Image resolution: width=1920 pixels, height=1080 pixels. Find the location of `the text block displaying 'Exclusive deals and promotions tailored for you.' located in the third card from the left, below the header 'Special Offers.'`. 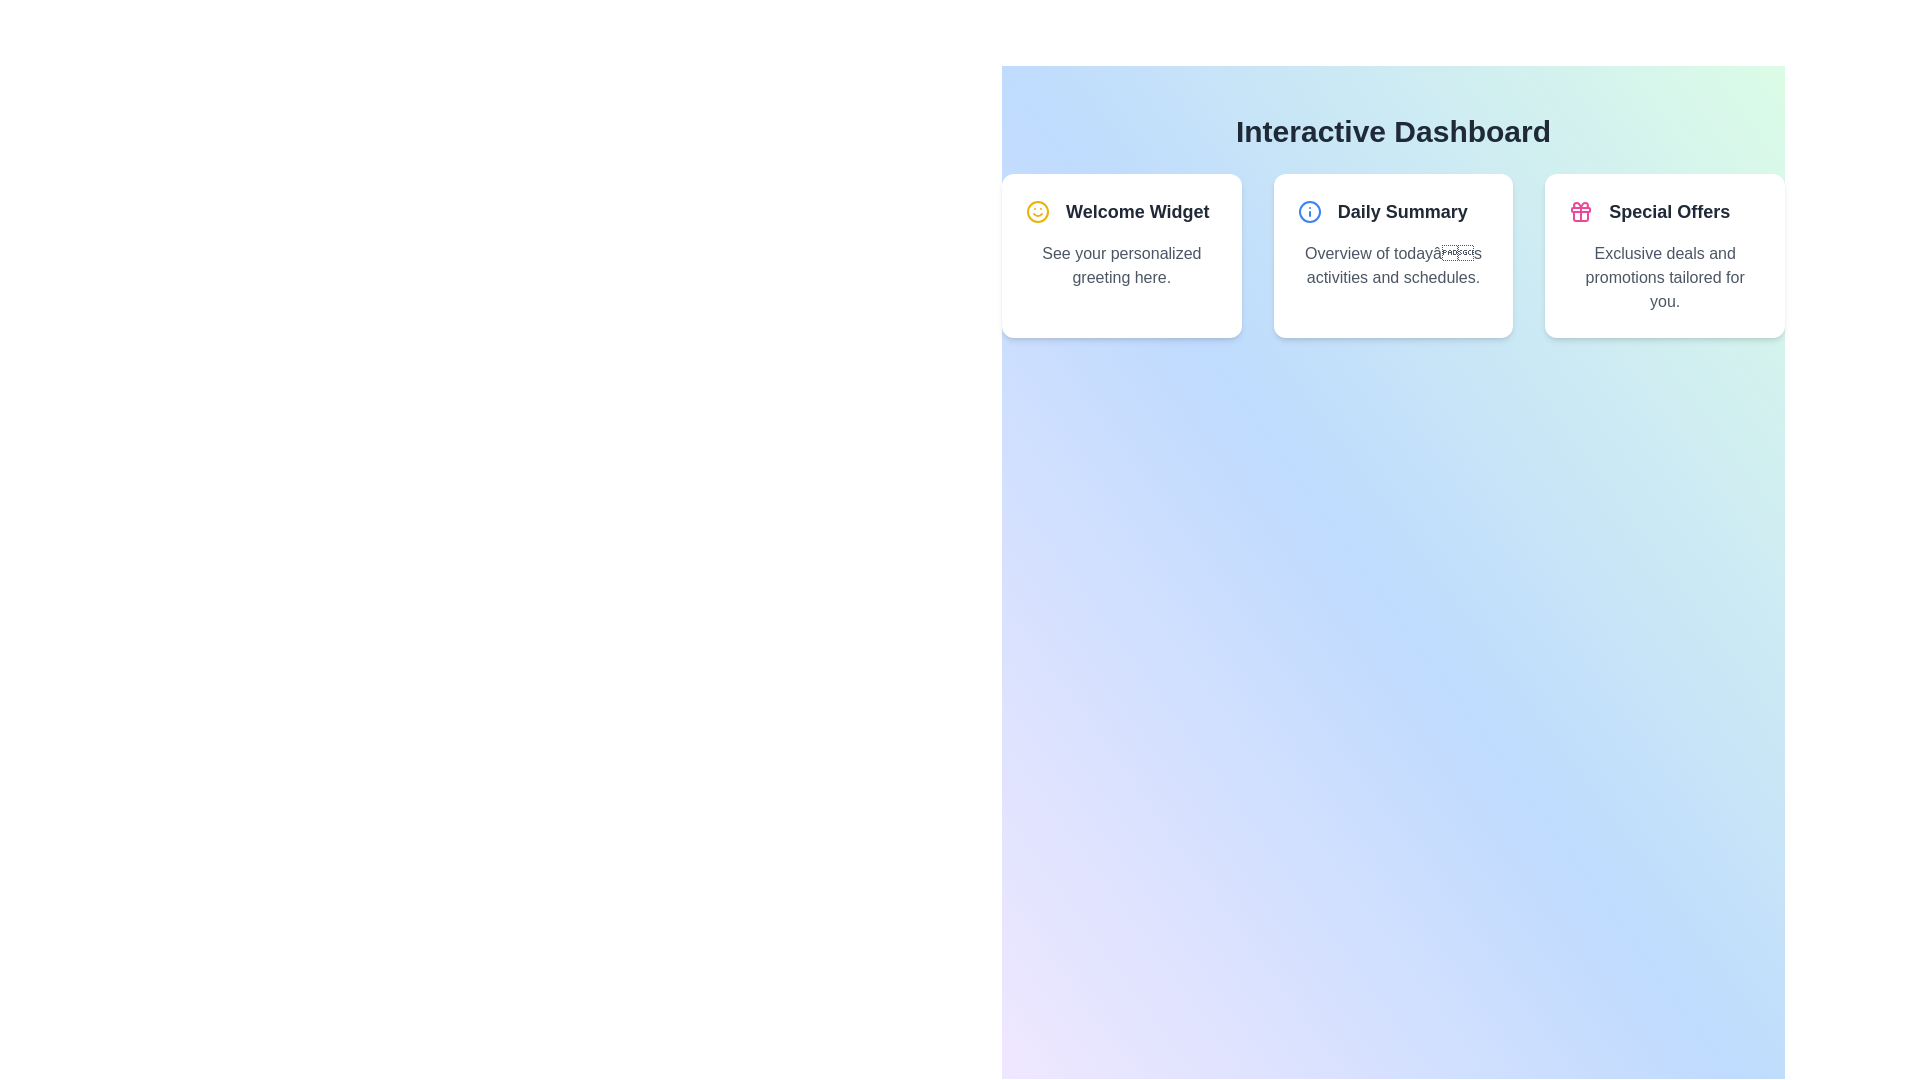

the text block displaying 'Exclusive deals and promotions tailored for you.' located in the third card from the left, below the header 'Special Offers.' is located at coordinates (1665, 277).